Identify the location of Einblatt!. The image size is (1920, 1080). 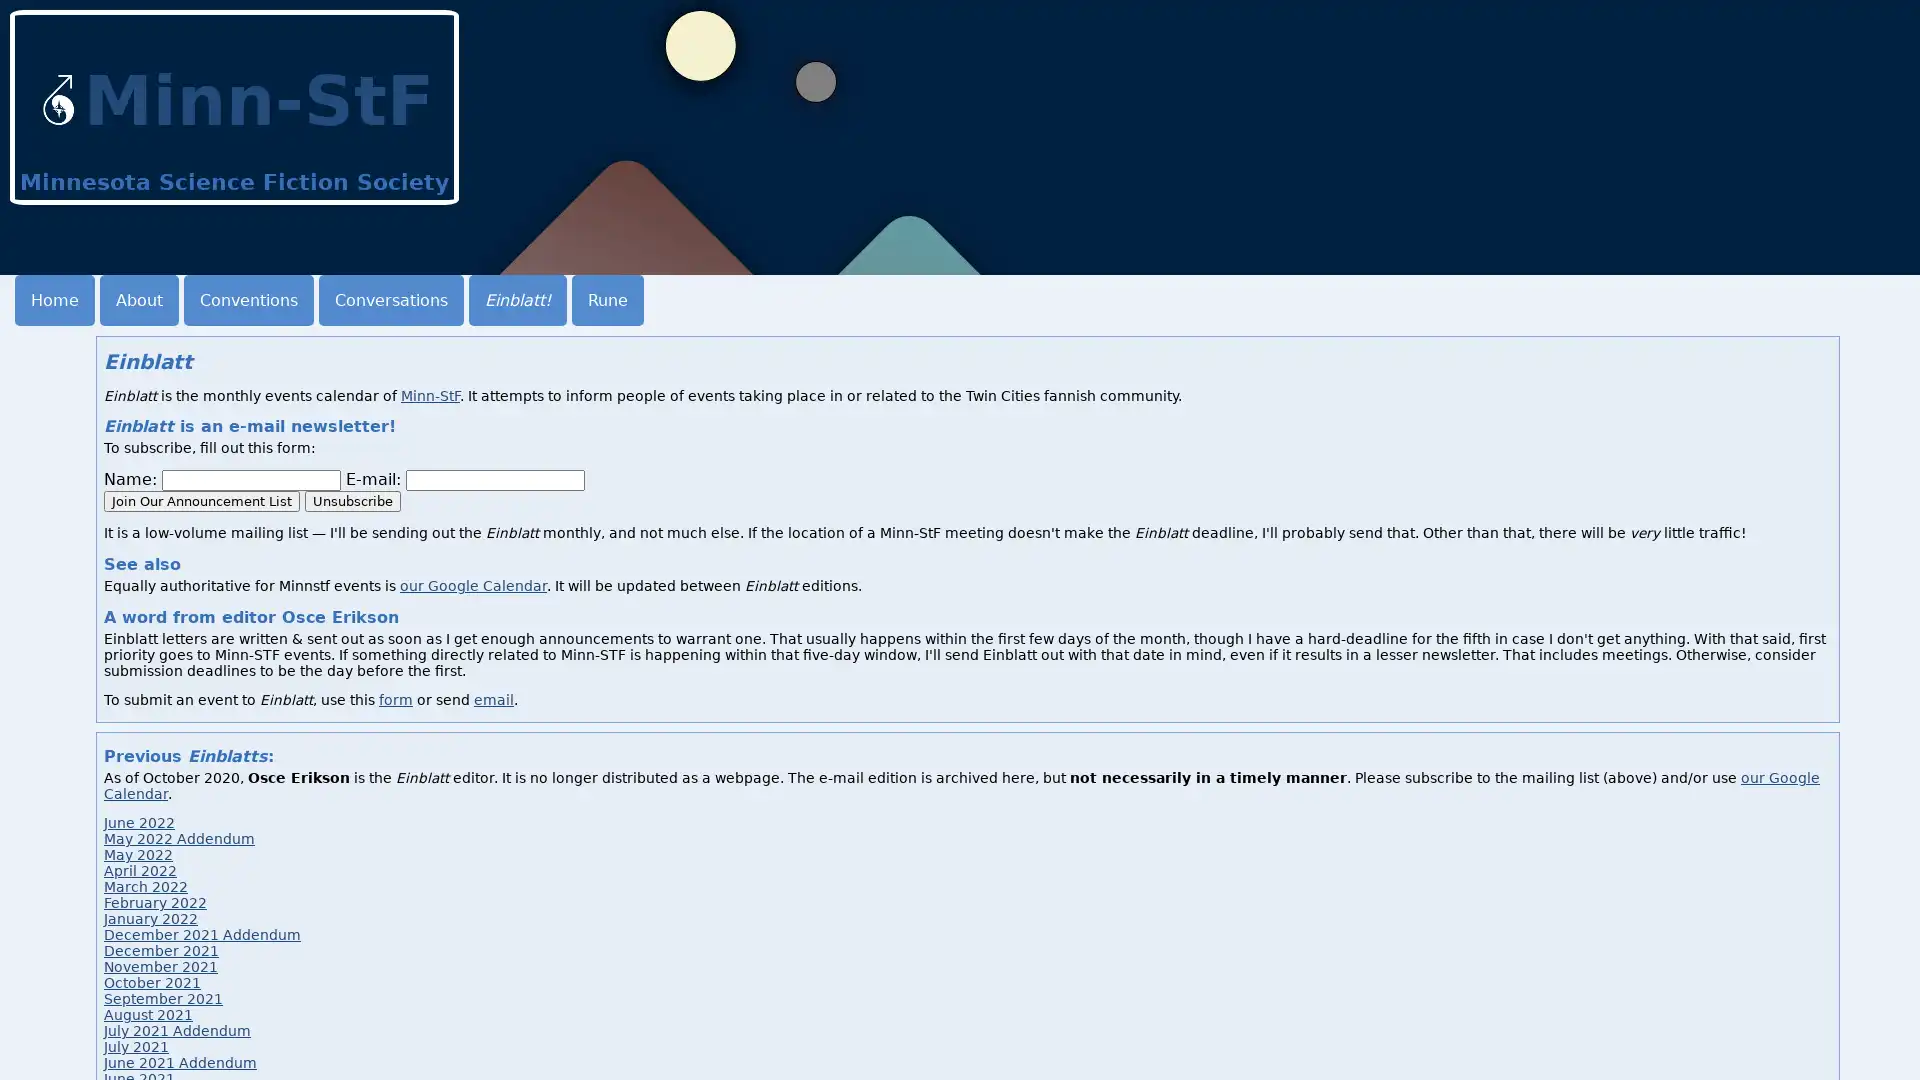
(518, 300).